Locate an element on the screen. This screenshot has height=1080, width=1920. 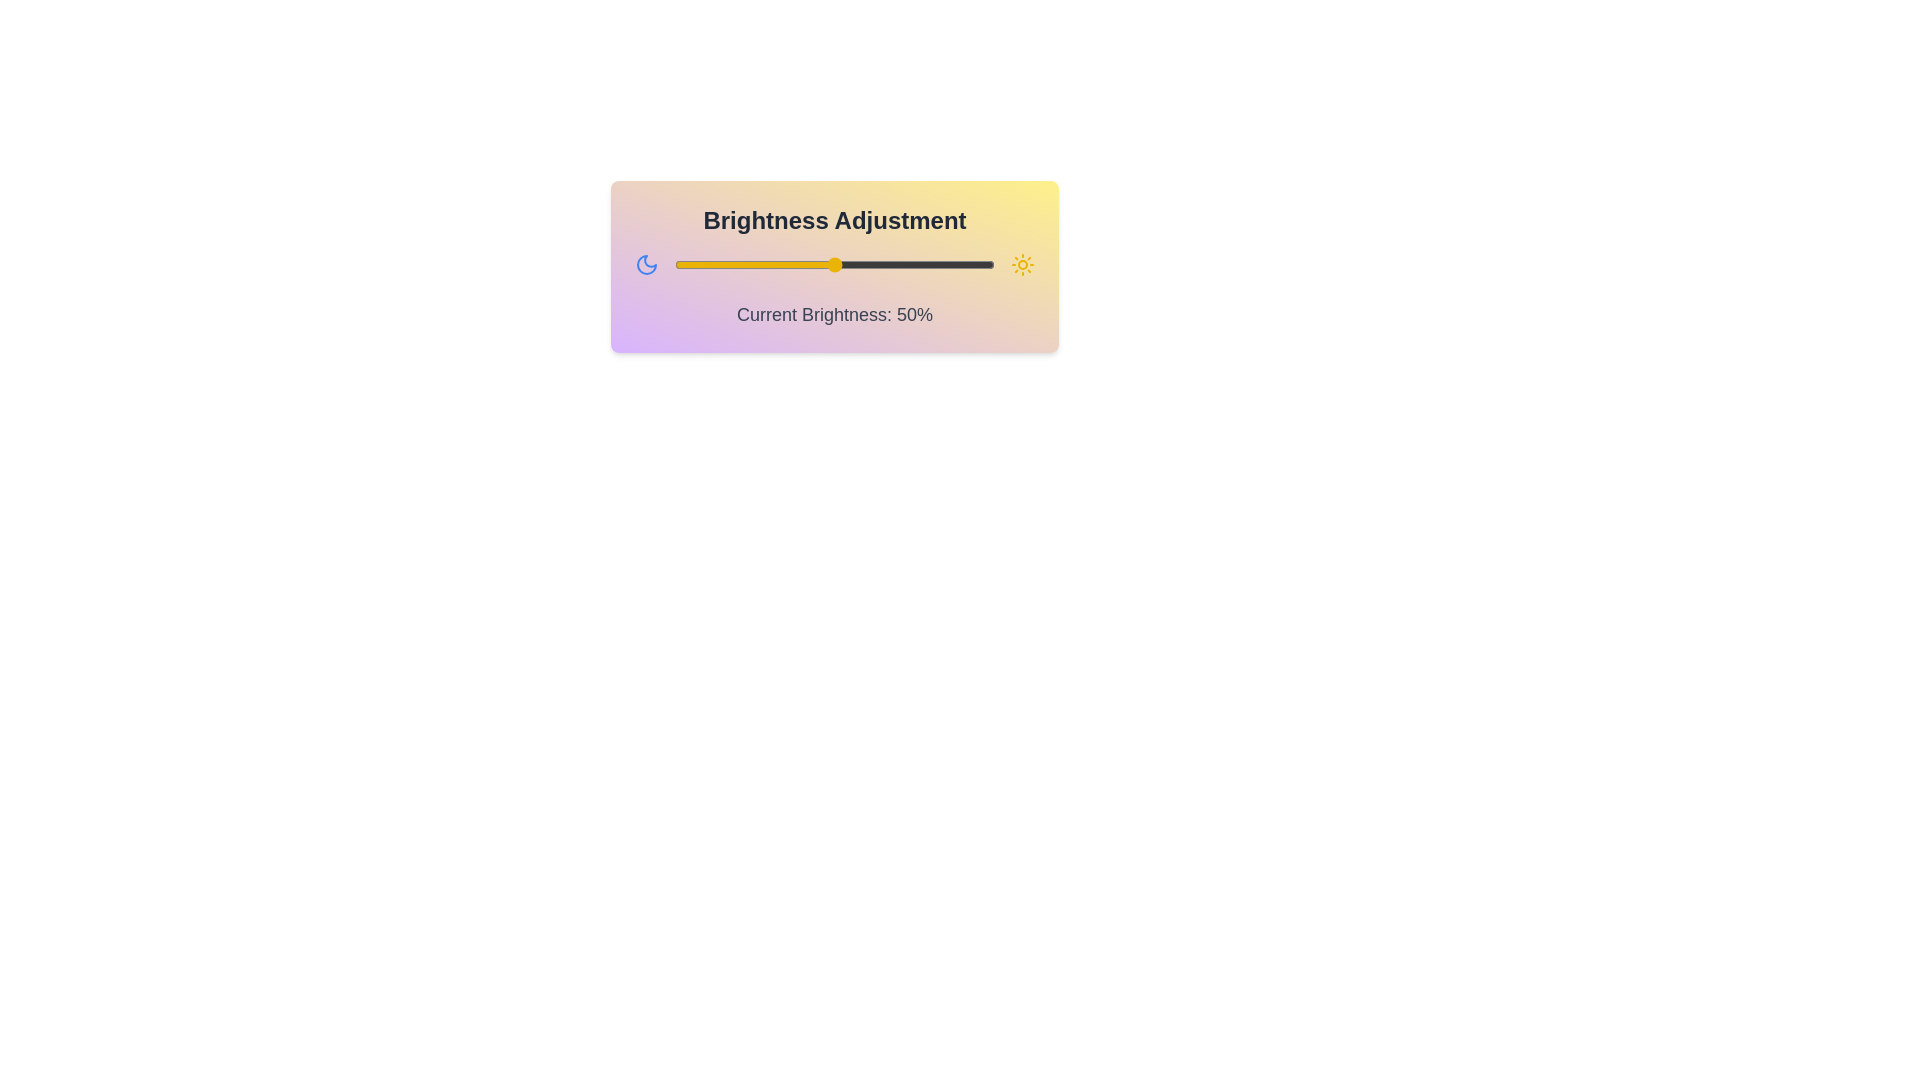
the brightness slider to 90% is located at coordinates (963, 264).